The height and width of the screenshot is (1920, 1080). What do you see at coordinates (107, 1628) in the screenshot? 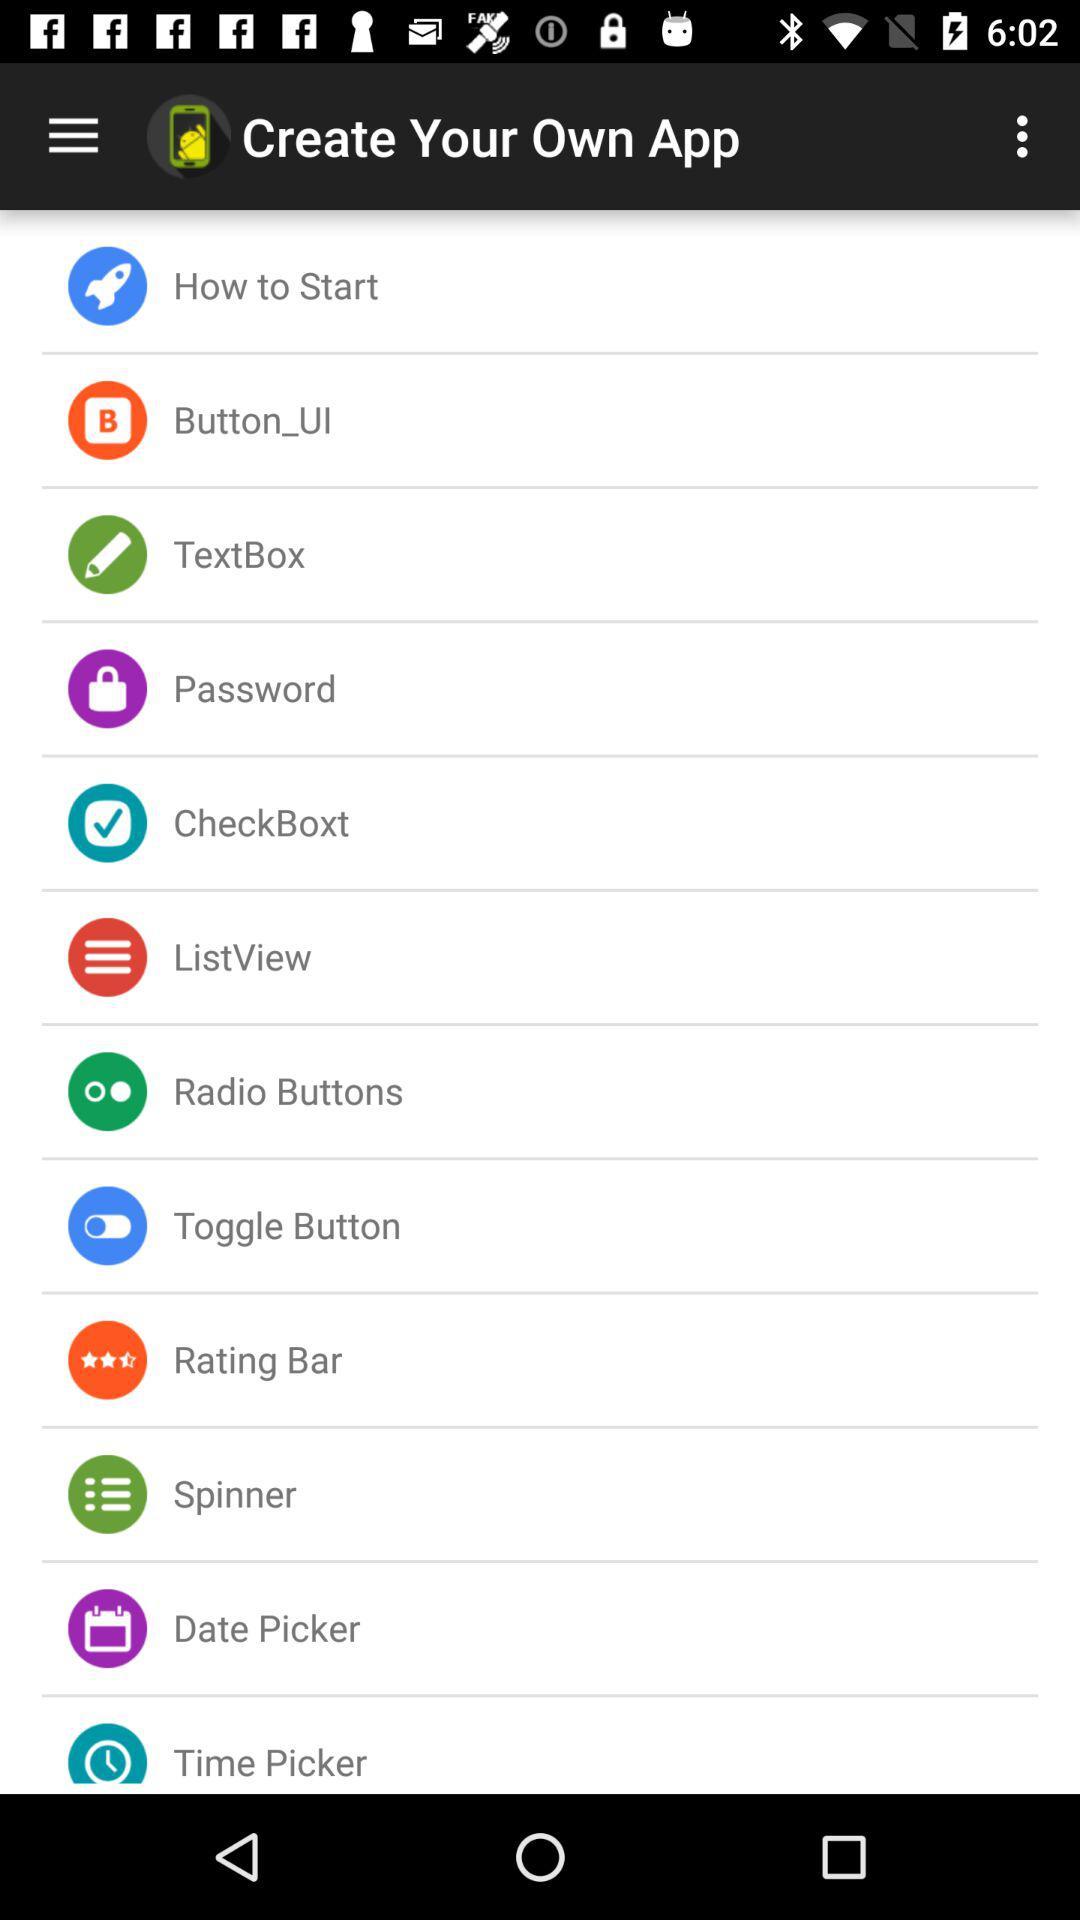
I see `the icon left next to date picker` at bounding box center [107, 1628].